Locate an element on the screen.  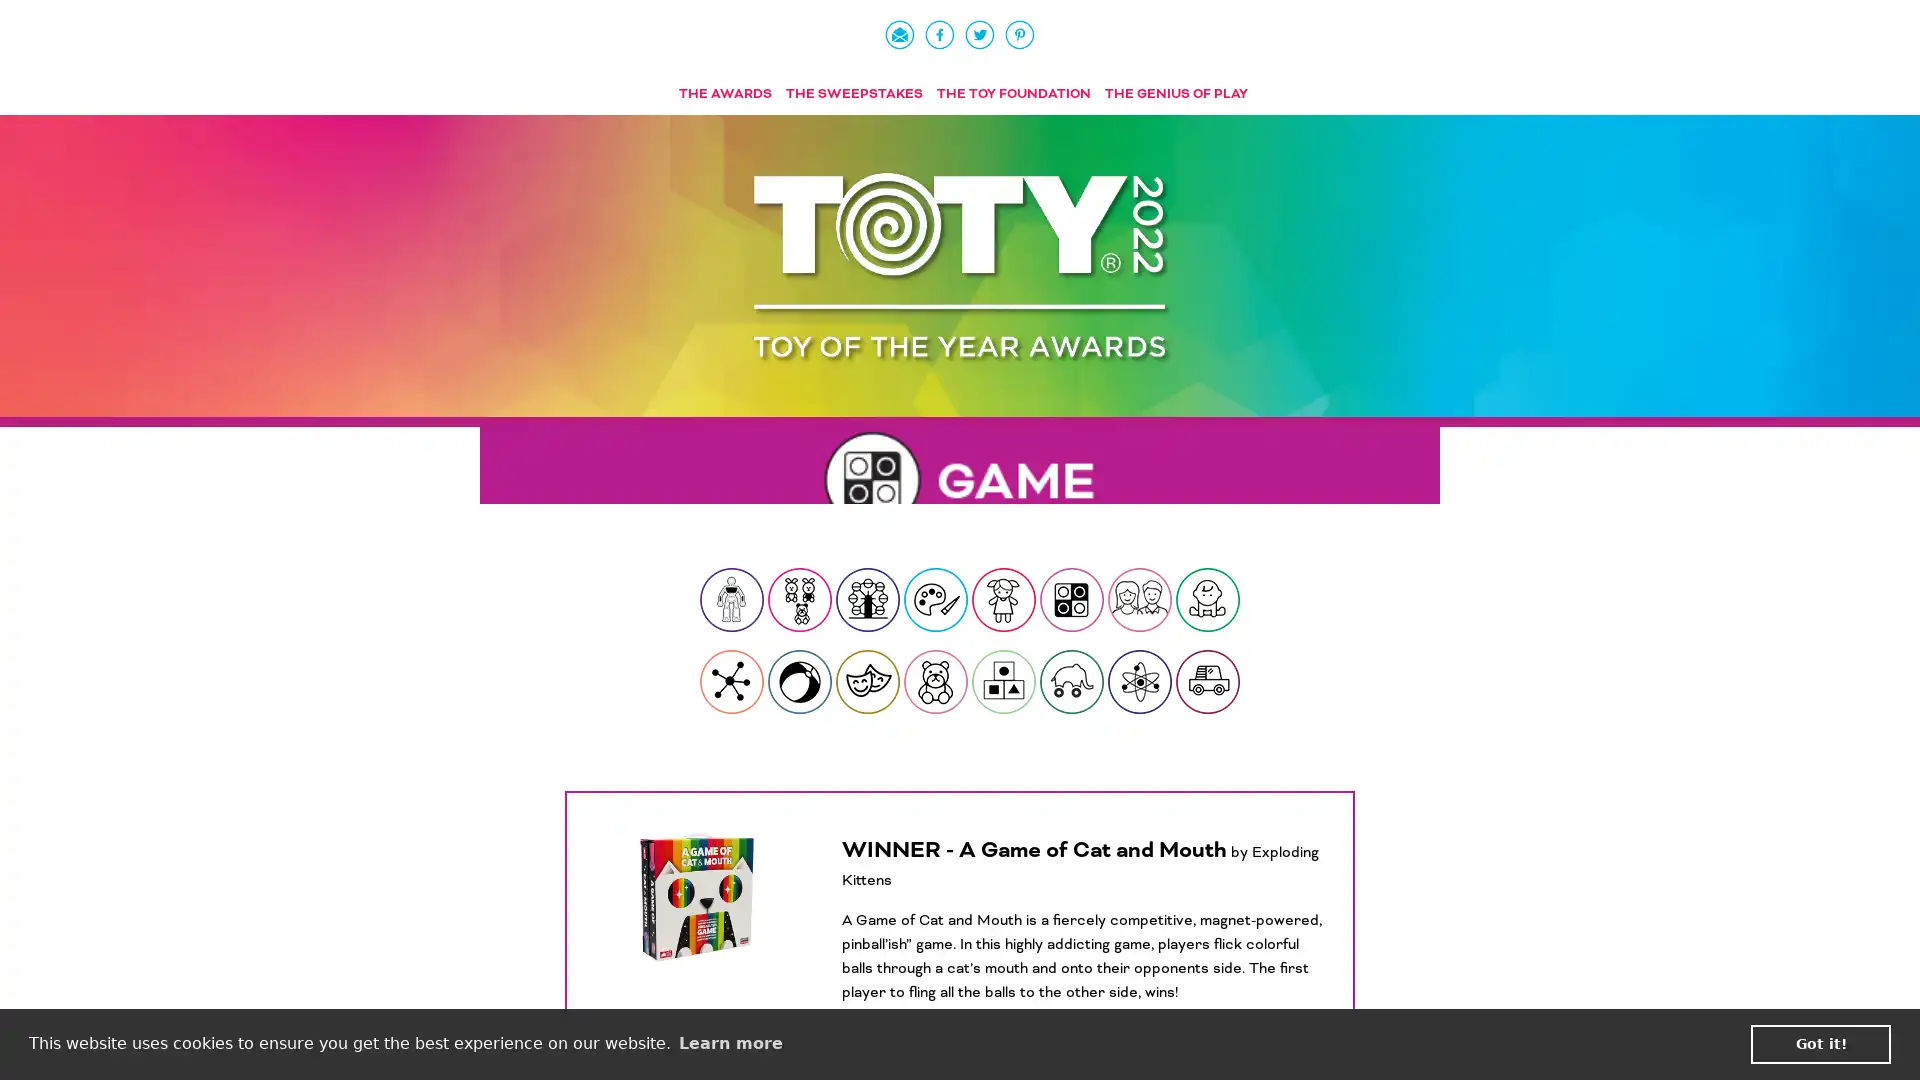
Submit is located at coordinates (1207, 681).